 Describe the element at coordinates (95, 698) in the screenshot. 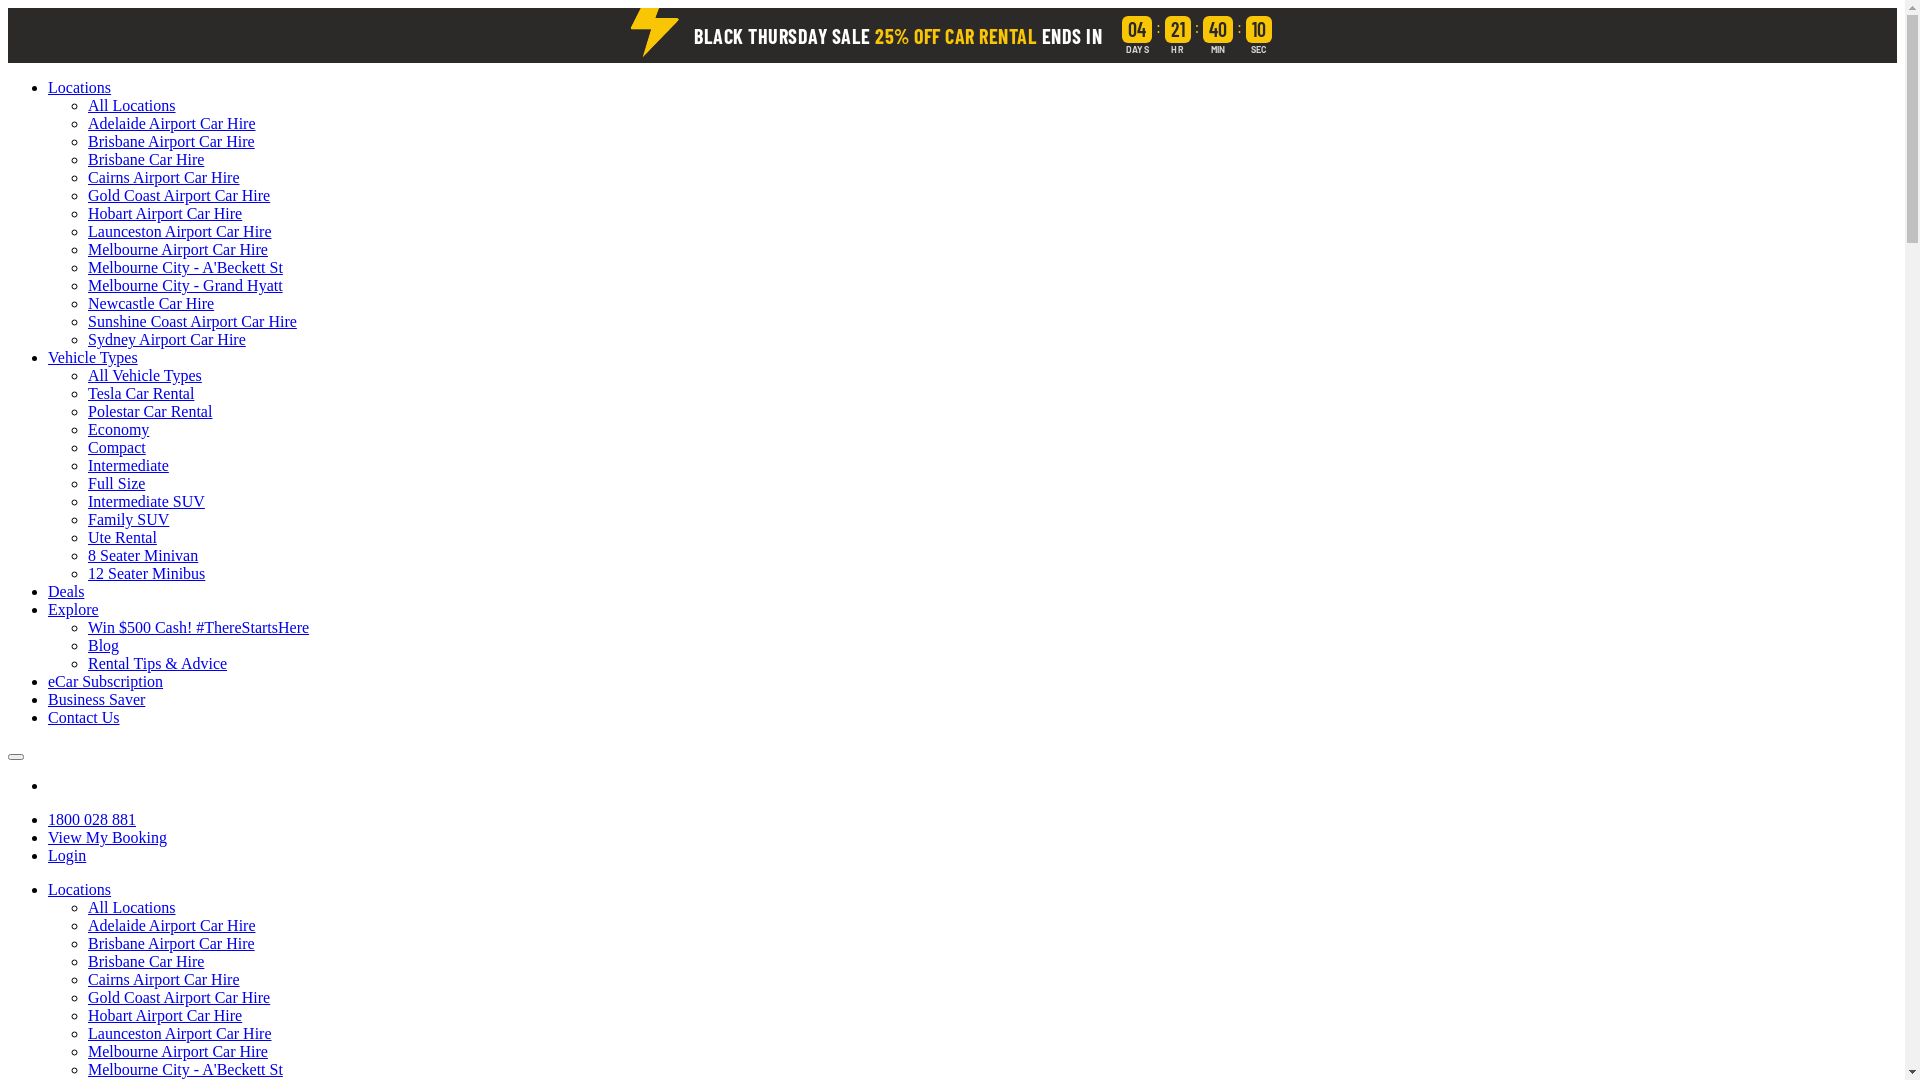

I see `'Business Saver'` at that location.